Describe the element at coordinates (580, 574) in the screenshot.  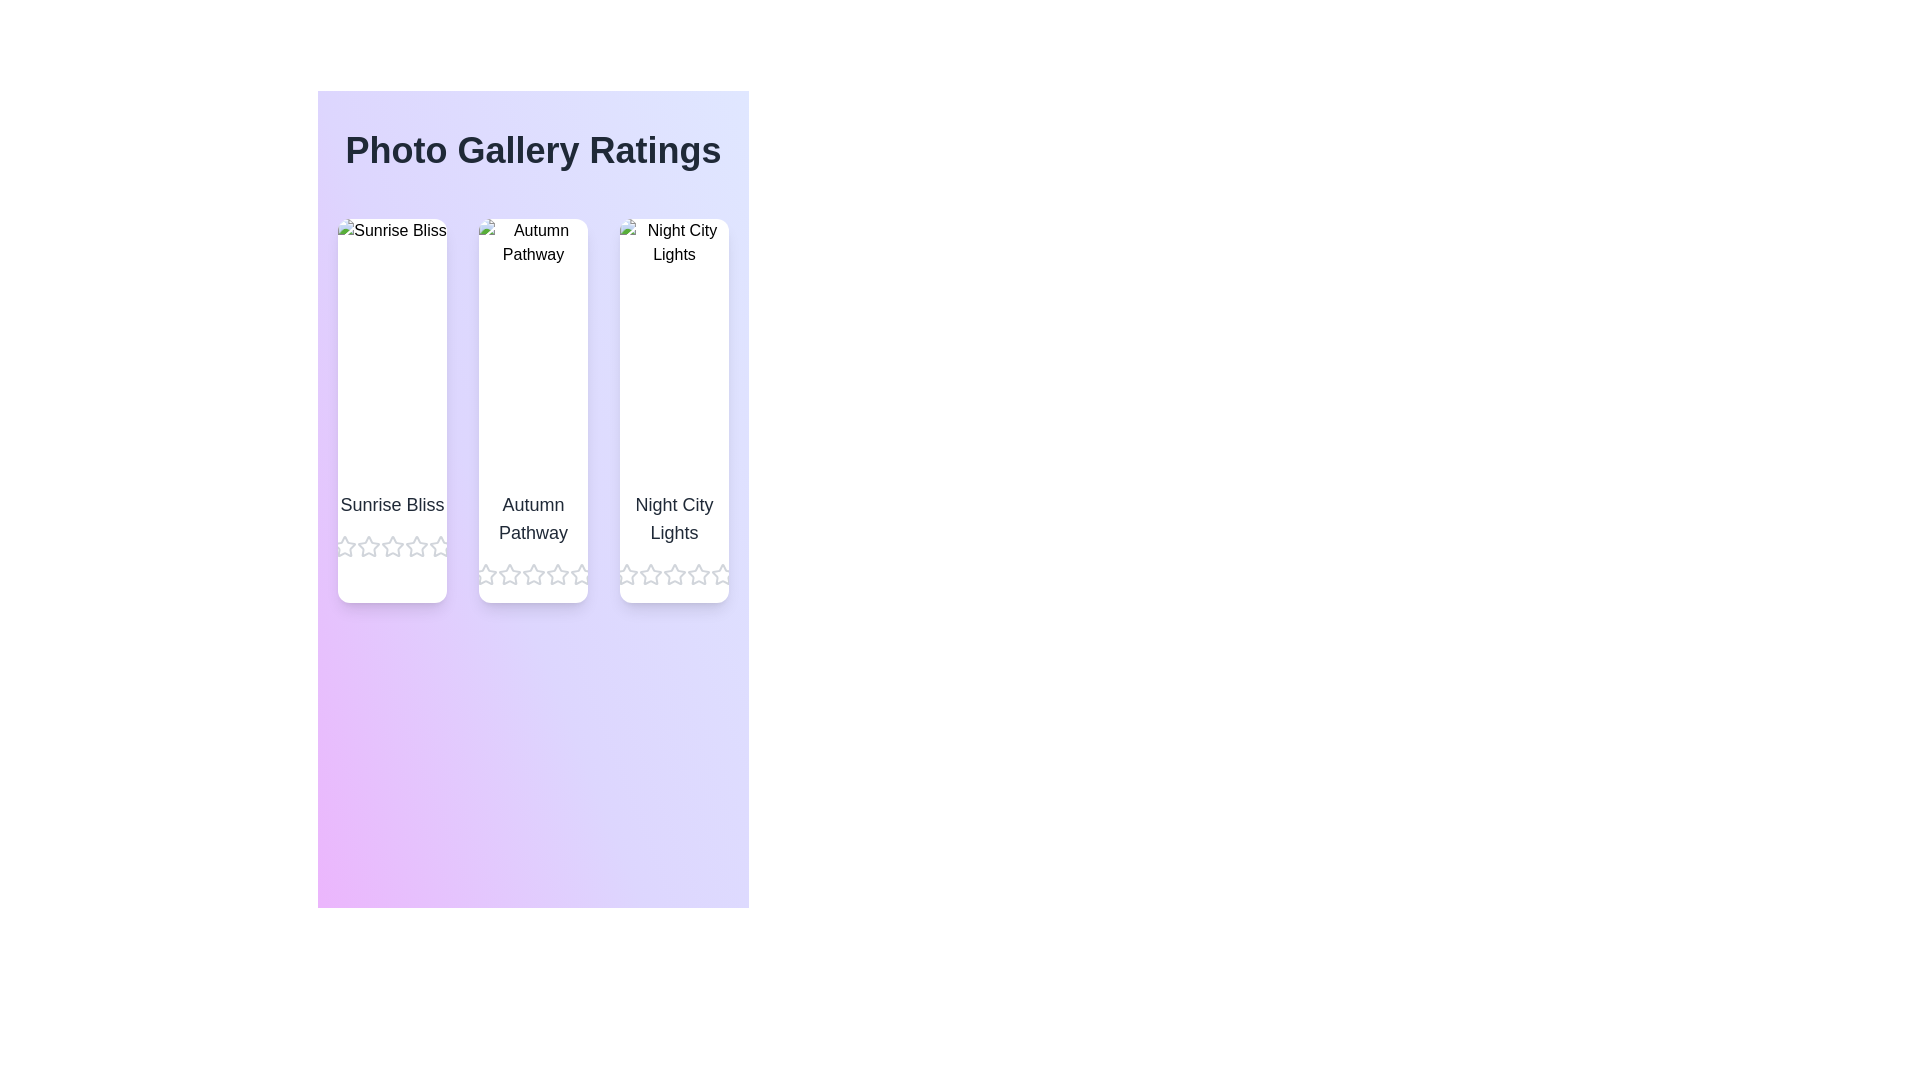
I see `the star corresponding to 5 stars for the image titled Autumn Pathway` at that location.